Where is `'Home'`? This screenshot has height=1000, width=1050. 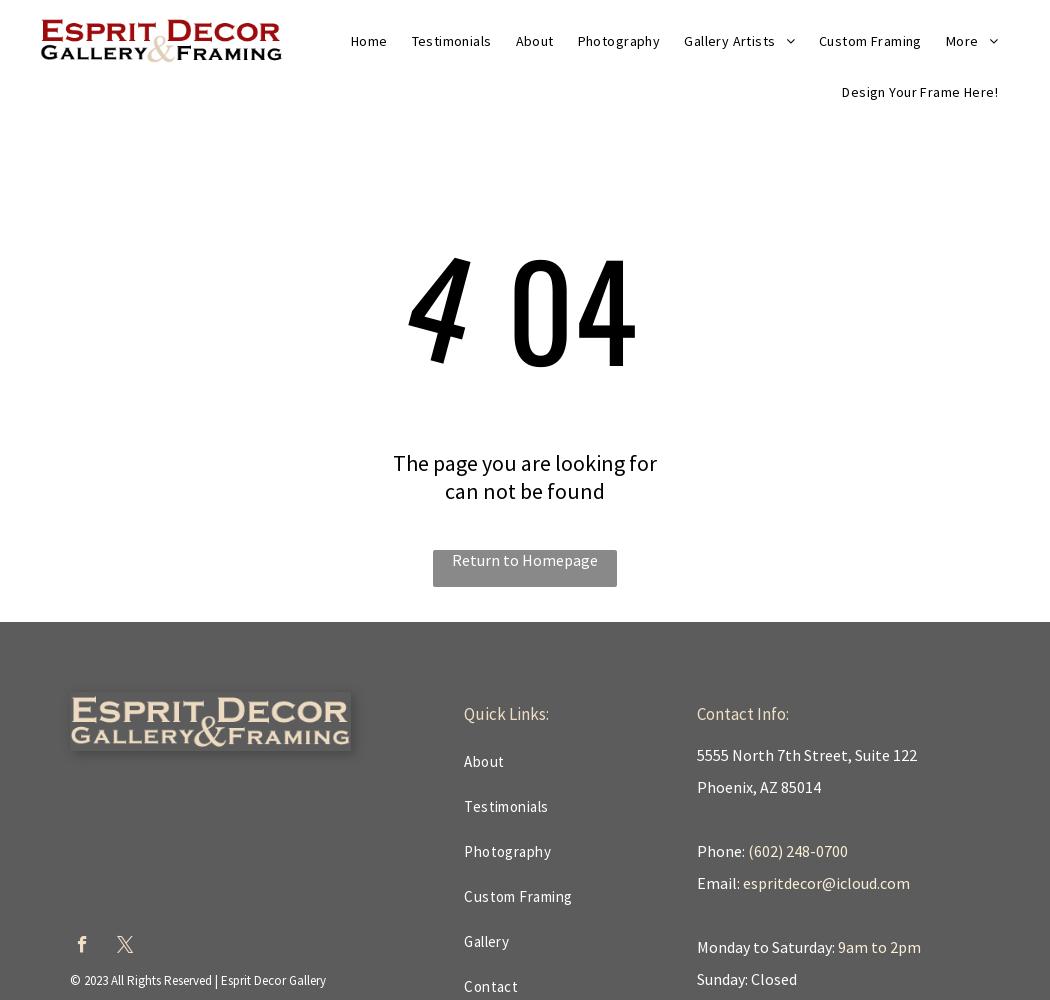 'Home' is located at coordinates (348, 40).